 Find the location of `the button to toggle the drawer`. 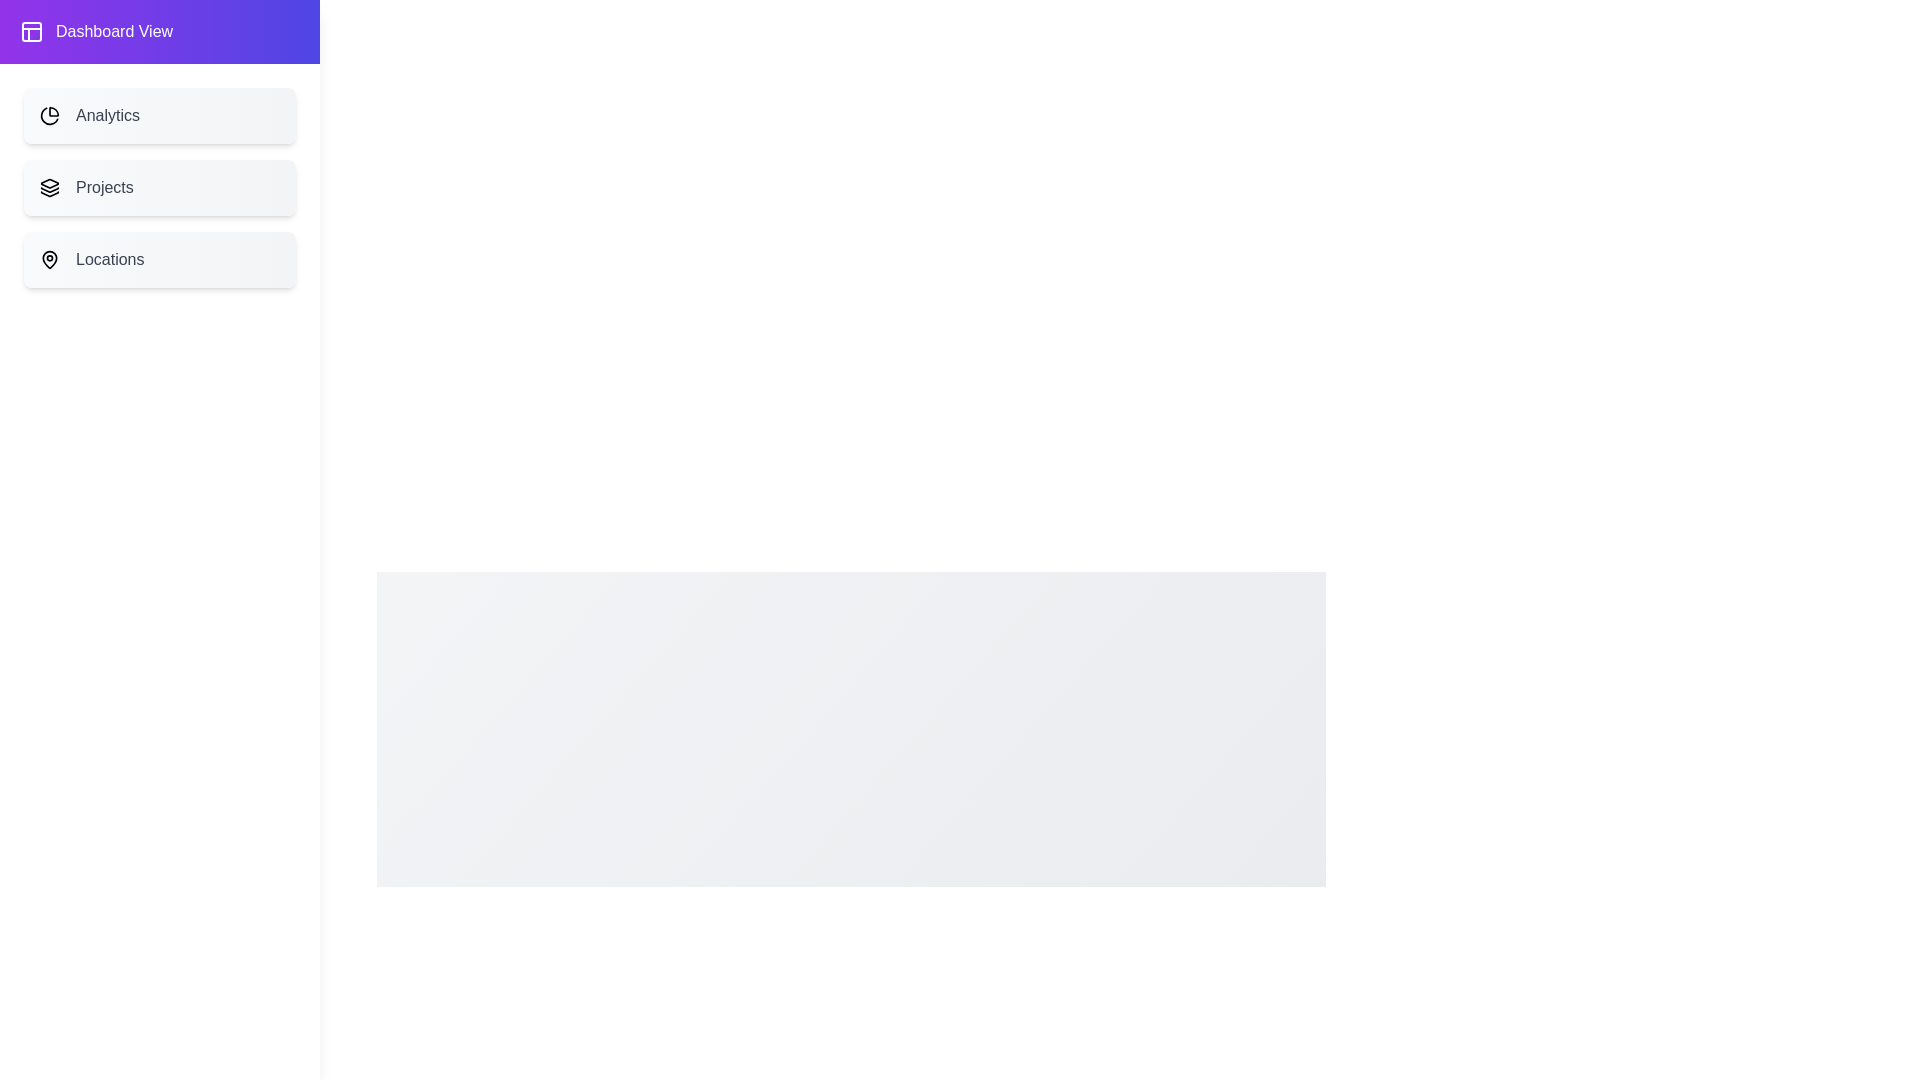

the button to toggle the drawer is located at coordinates (48, 50).